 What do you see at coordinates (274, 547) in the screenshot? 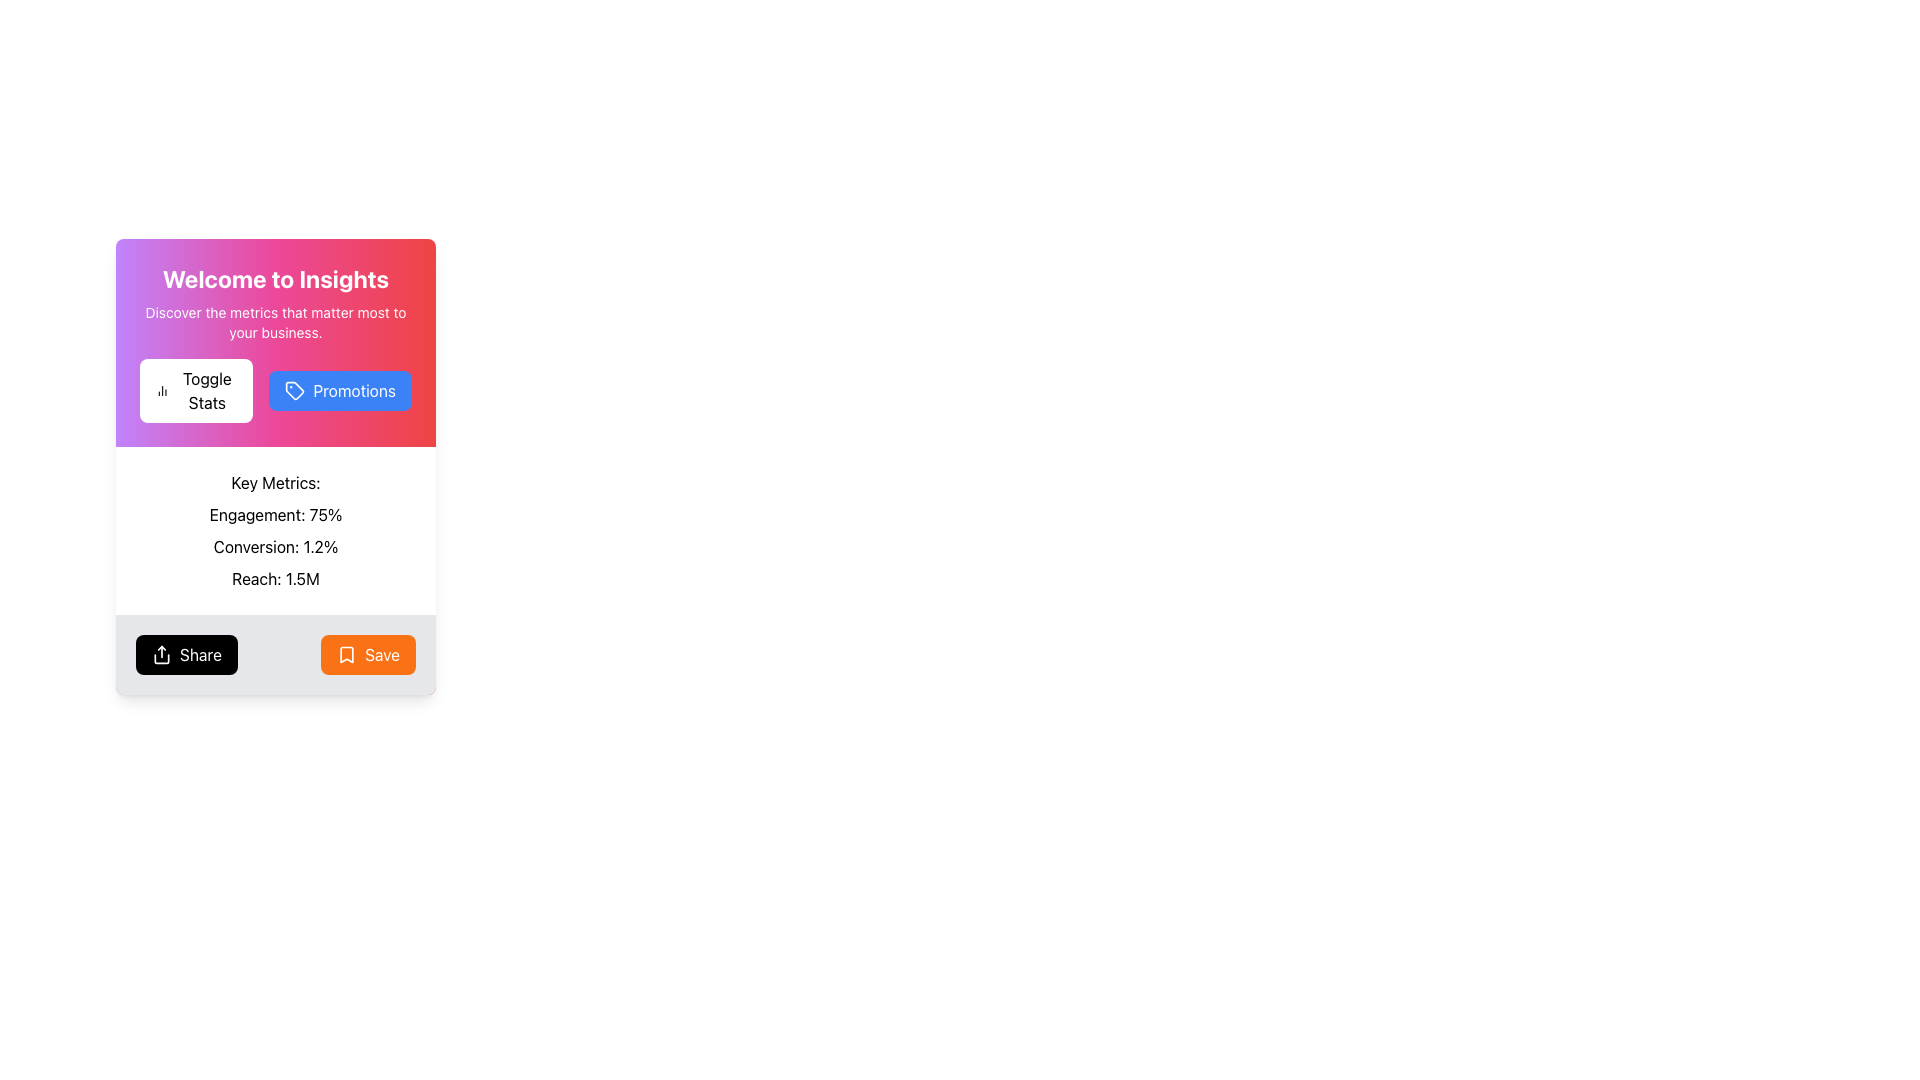
I see `the text display showing metrics 'Engagement: 75%', 'Conversion: 1.2%', and 'Reach: 1.5M' located under the 'Key Metrics:' section` at bounding box center [274, 547].